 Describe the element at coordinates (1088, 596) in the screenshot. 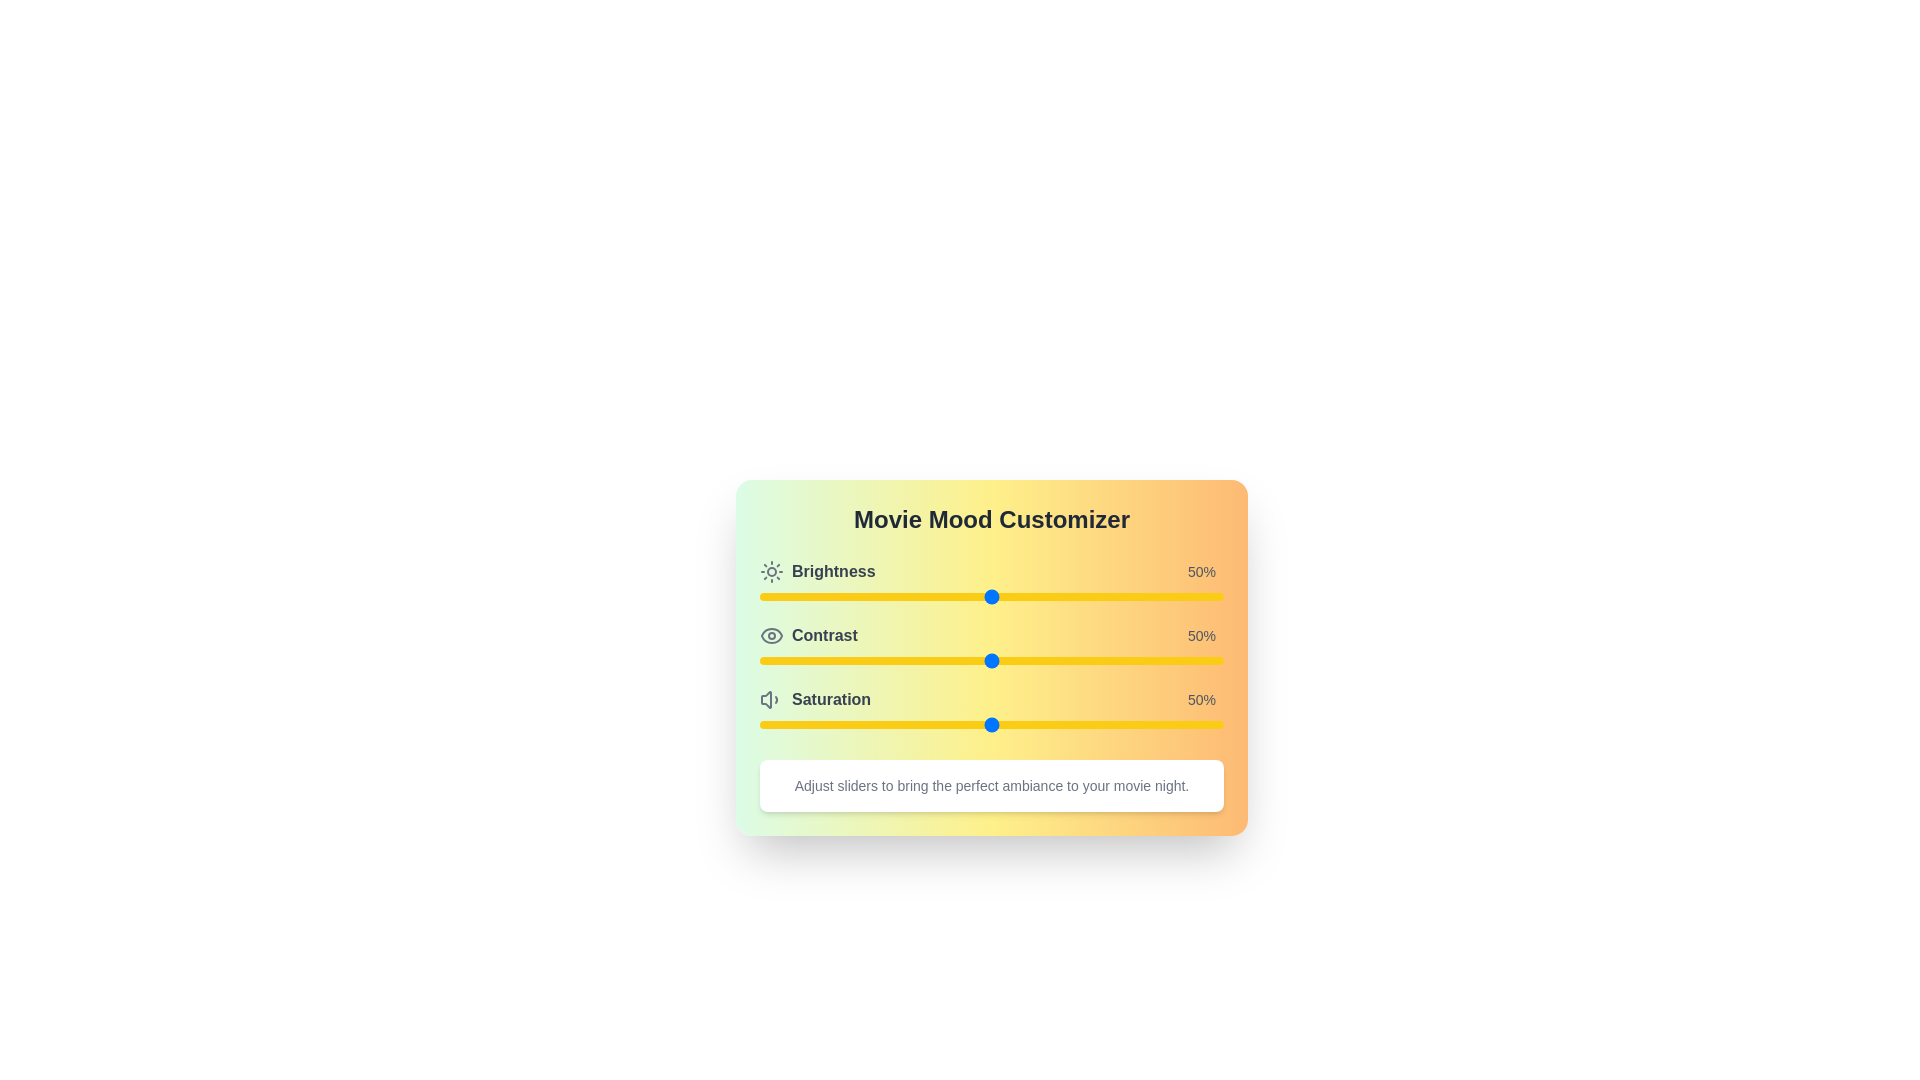

I see `brightness` at that location.